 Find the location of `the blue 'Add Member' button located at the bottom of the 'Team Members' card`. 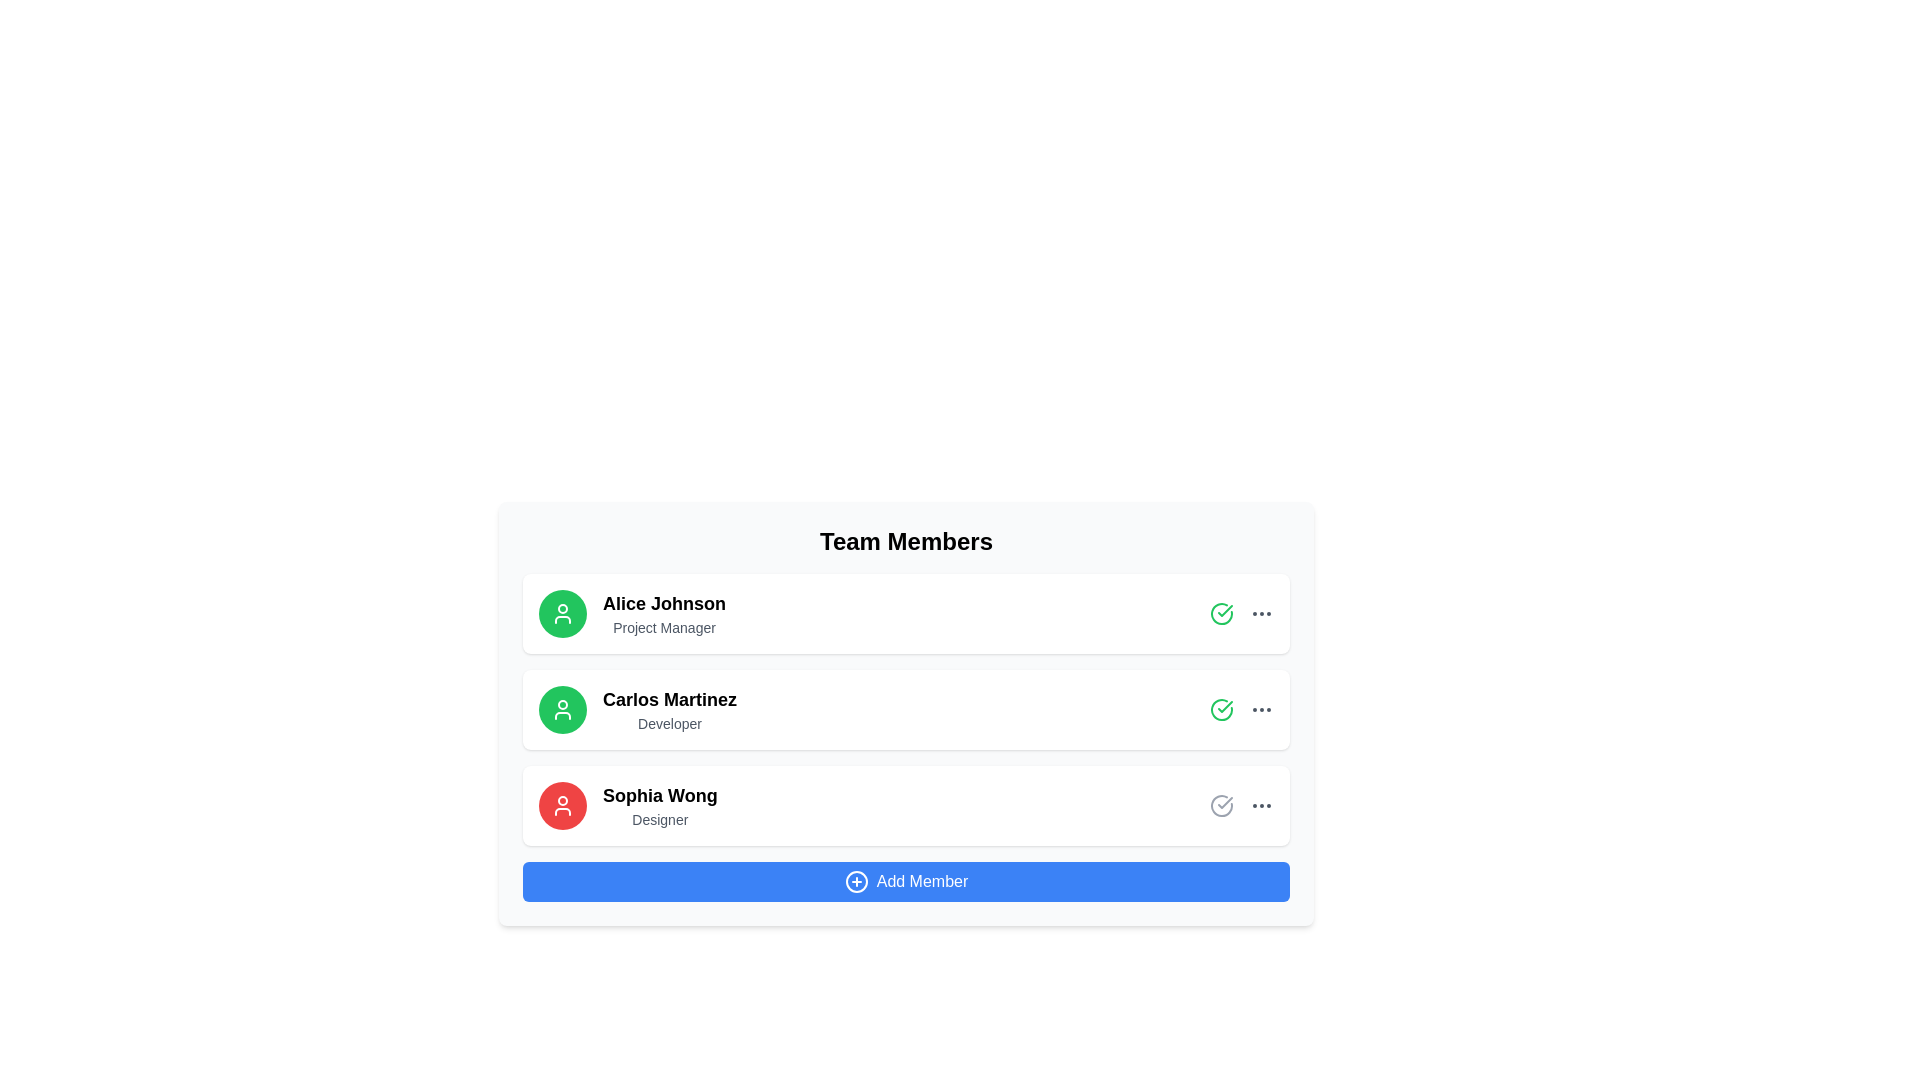

the blue 'Add Member' button located at the bottom of the 'Team Members' card is located at coordinates (905, 881).